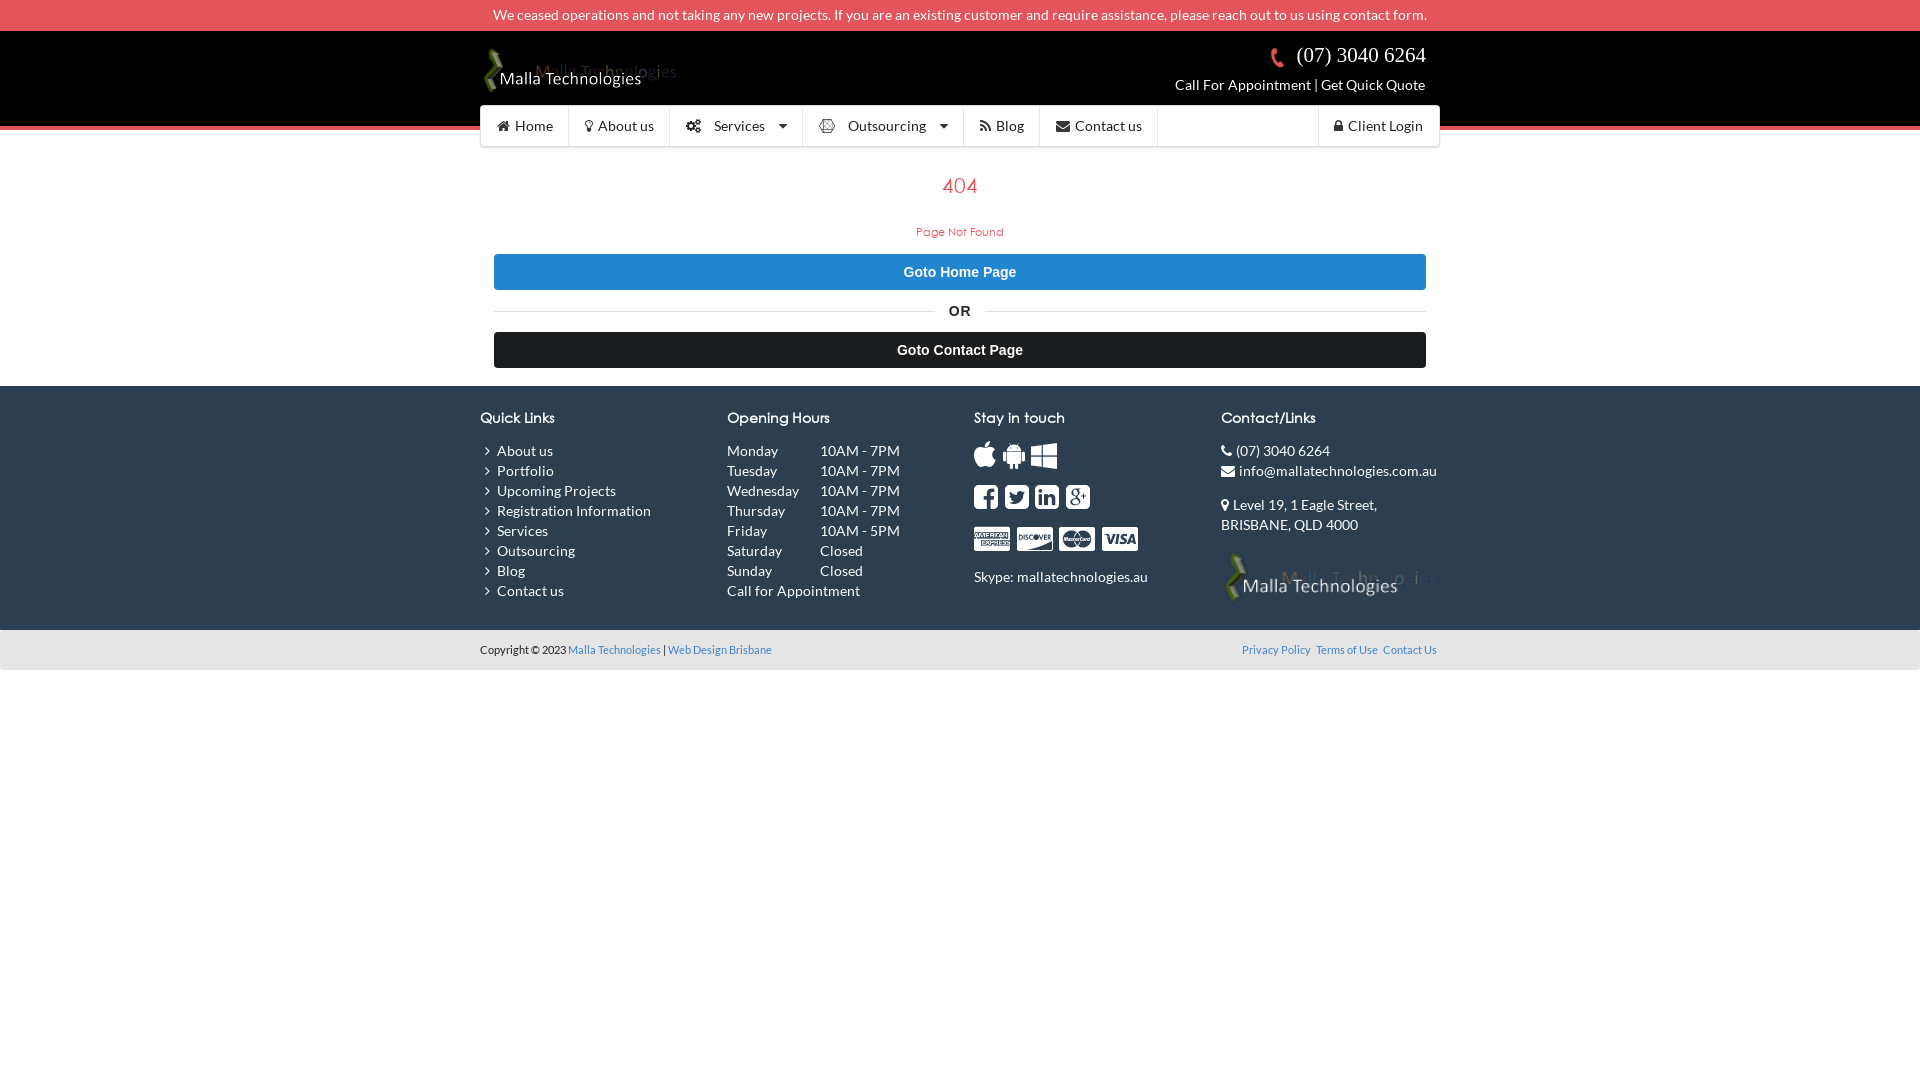  I want to click on 'Client Login', so click(1377, 126).